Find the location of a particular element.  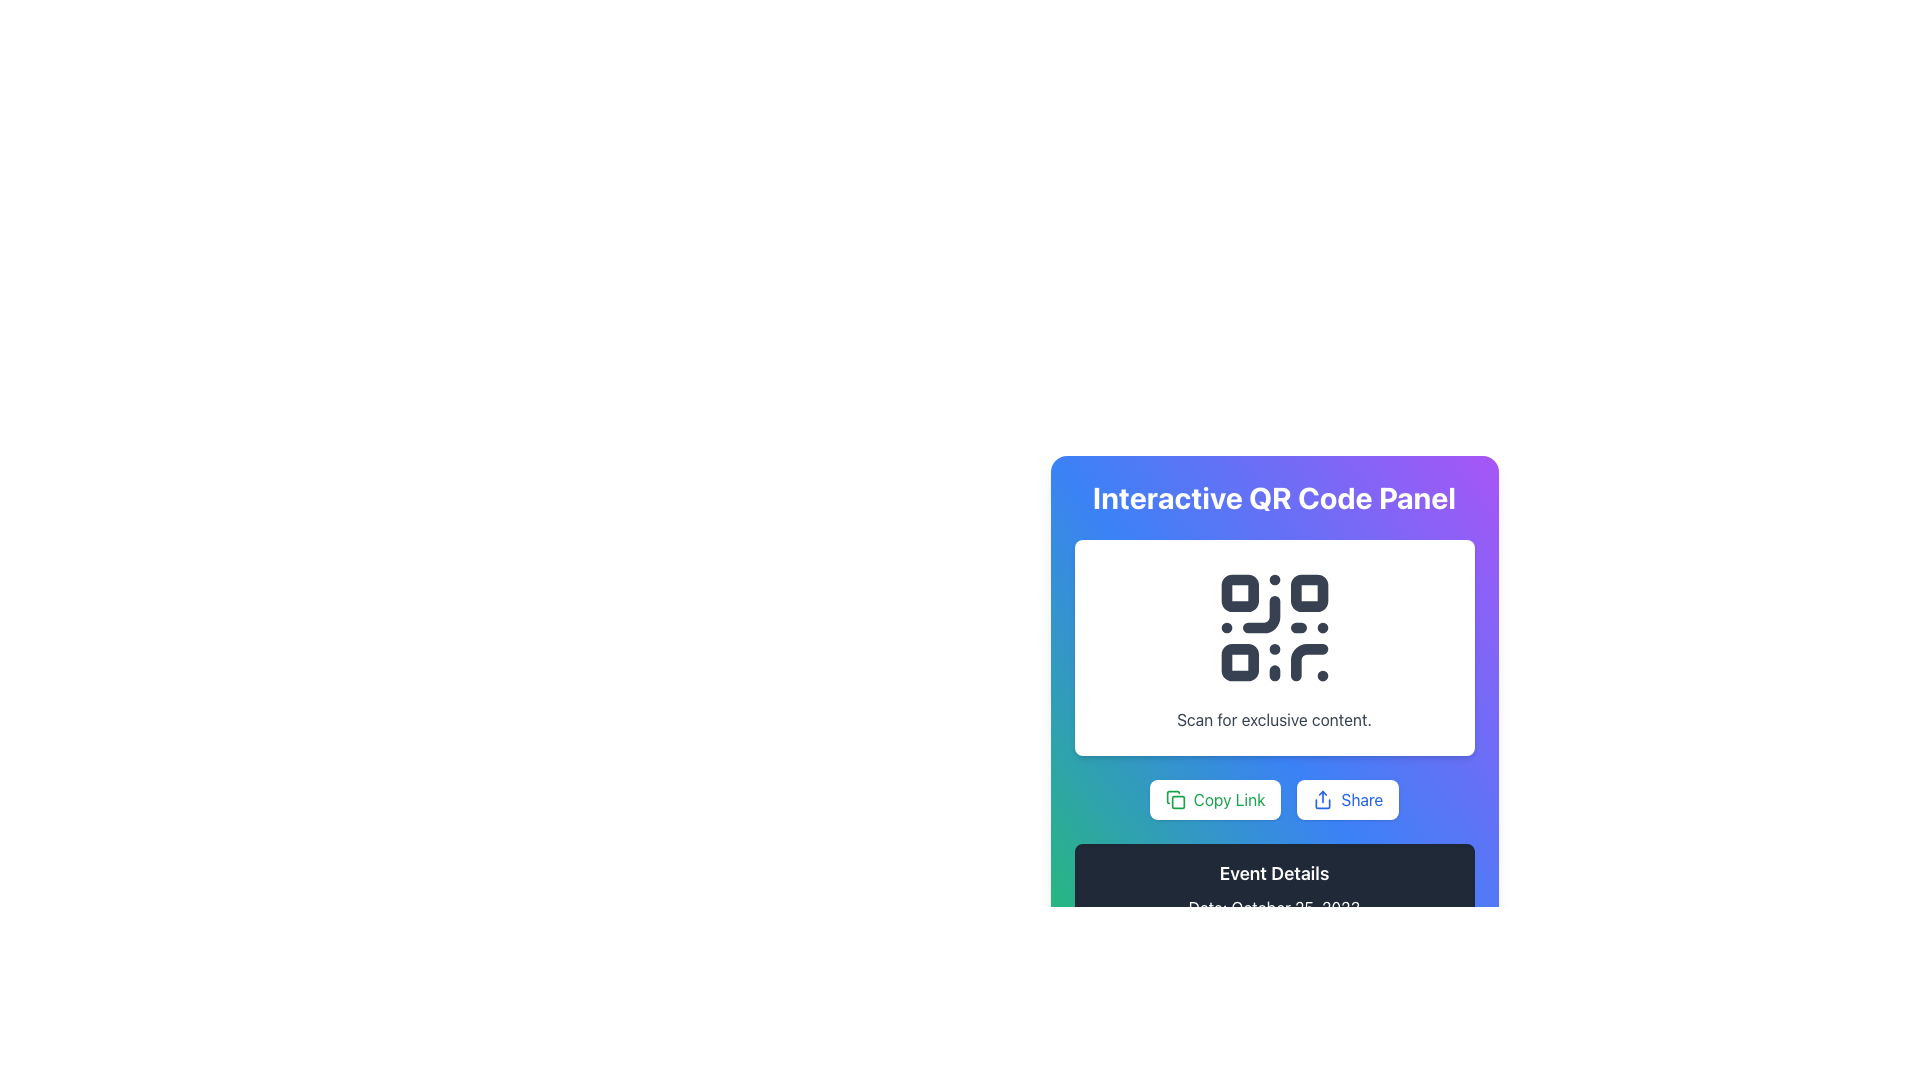

the small rectangular shape with rounded corners that is part of an SVG icon, located to the left of the 'Copy Link' button in the bottom section of the panel beneath the QR code is located at coordinates (1178, 801).